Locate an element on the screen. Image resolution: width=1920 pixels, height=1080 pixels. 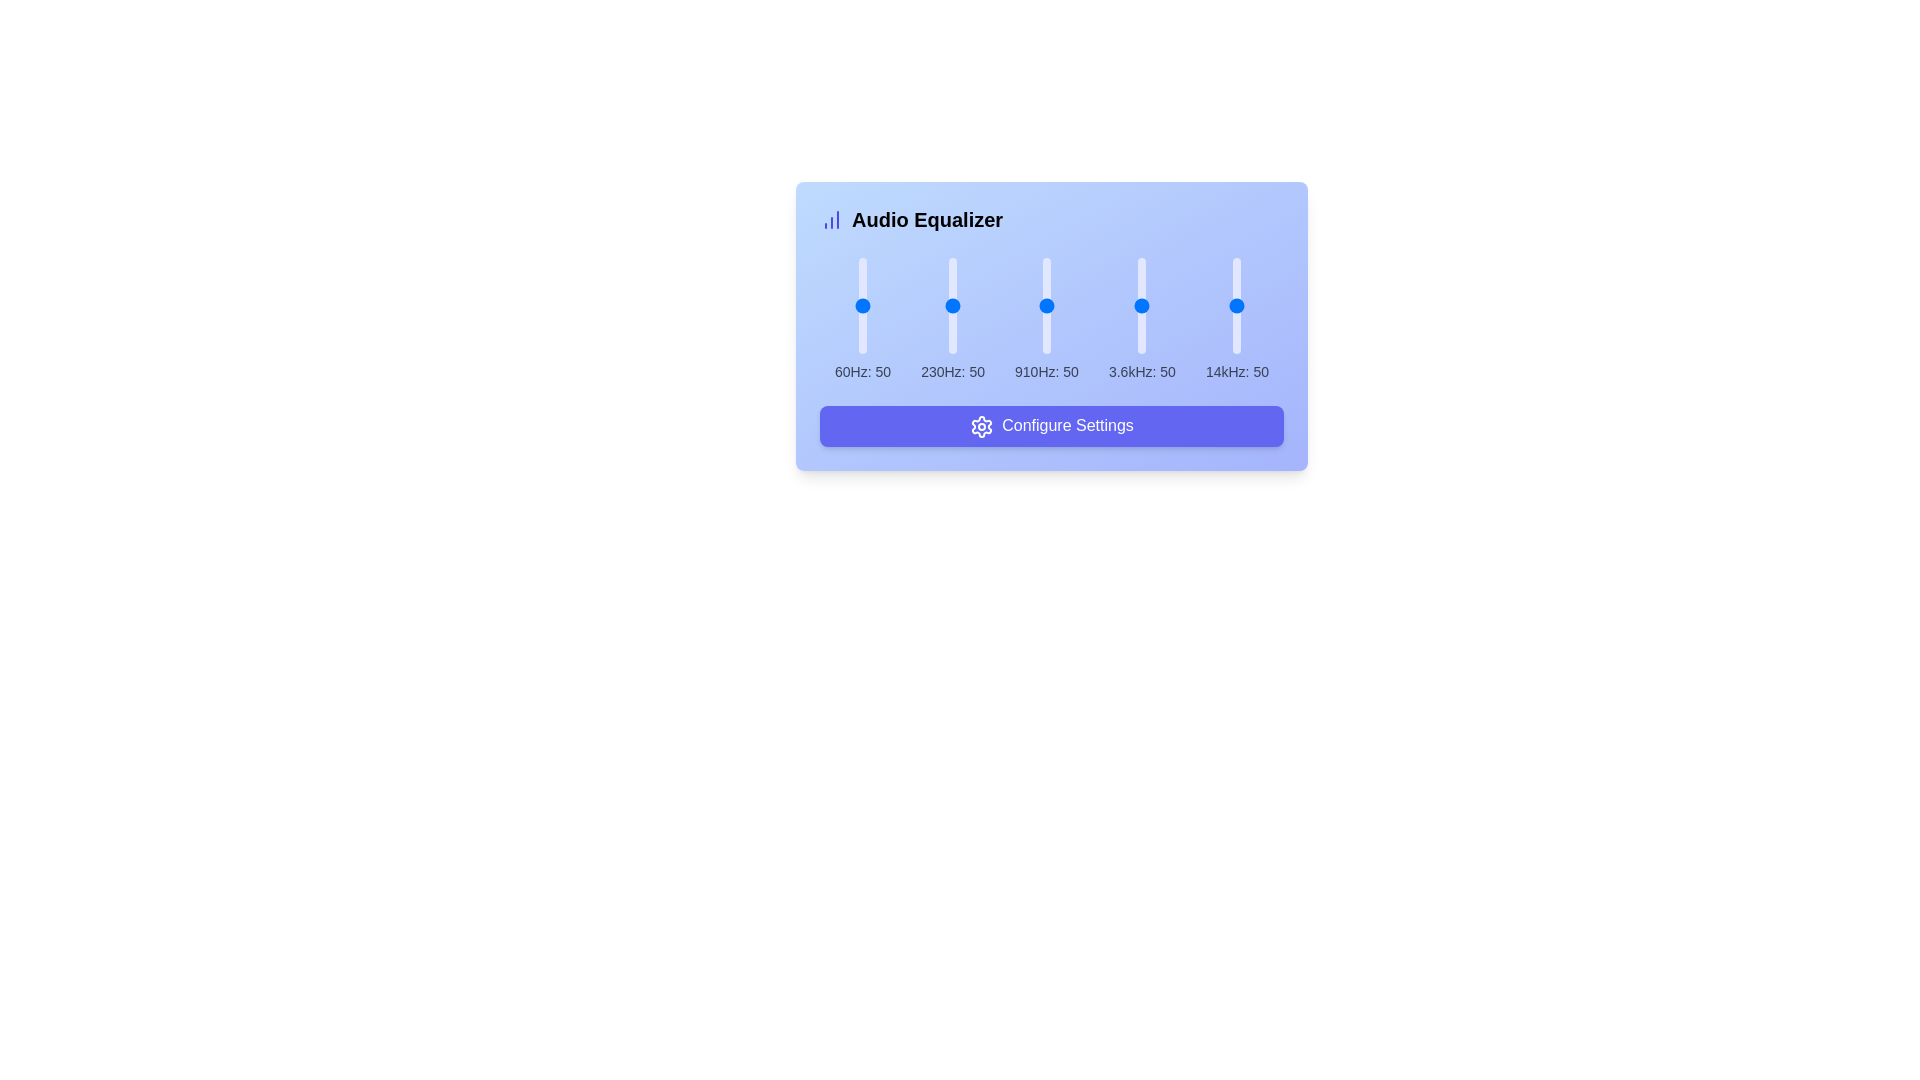
the 230Hz slider value is located at coordinates (952, 324).